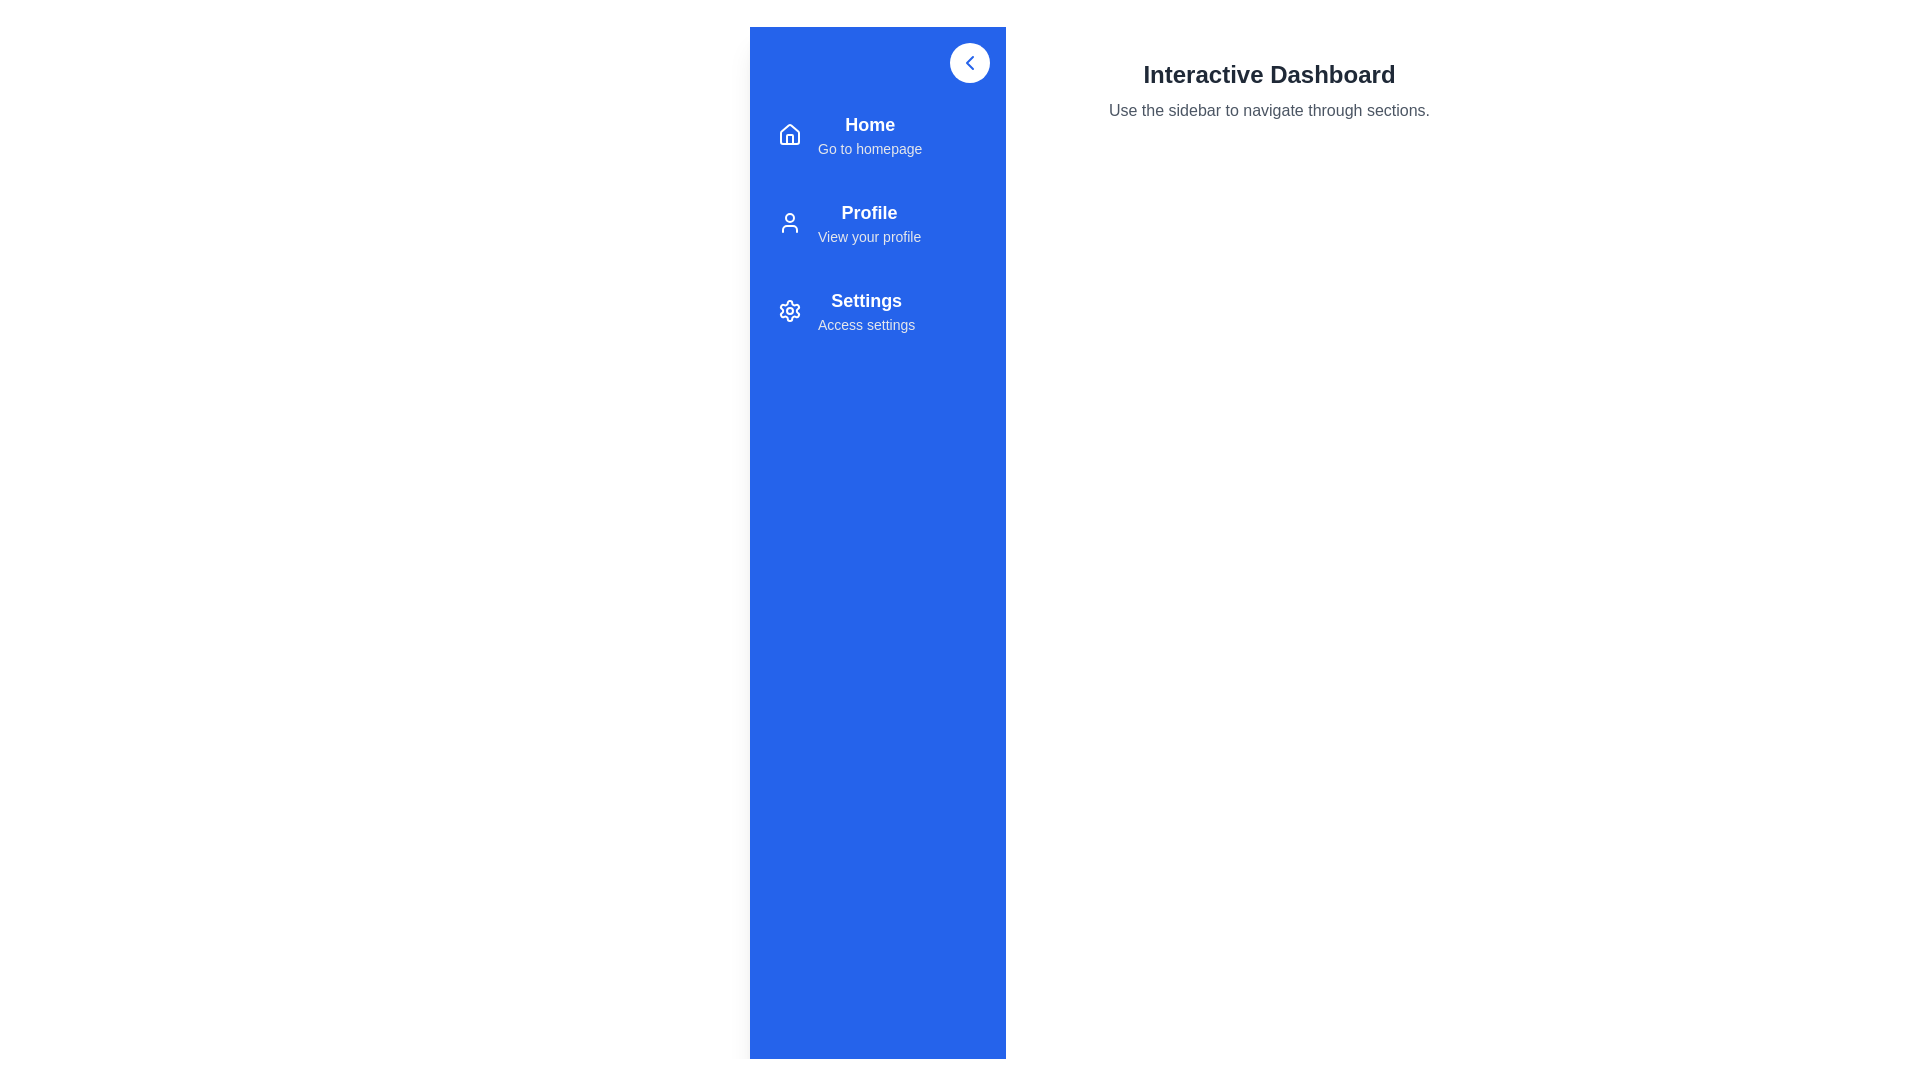  I want to click on the menu item Home to reveal its visual effect, so click(878, 135).